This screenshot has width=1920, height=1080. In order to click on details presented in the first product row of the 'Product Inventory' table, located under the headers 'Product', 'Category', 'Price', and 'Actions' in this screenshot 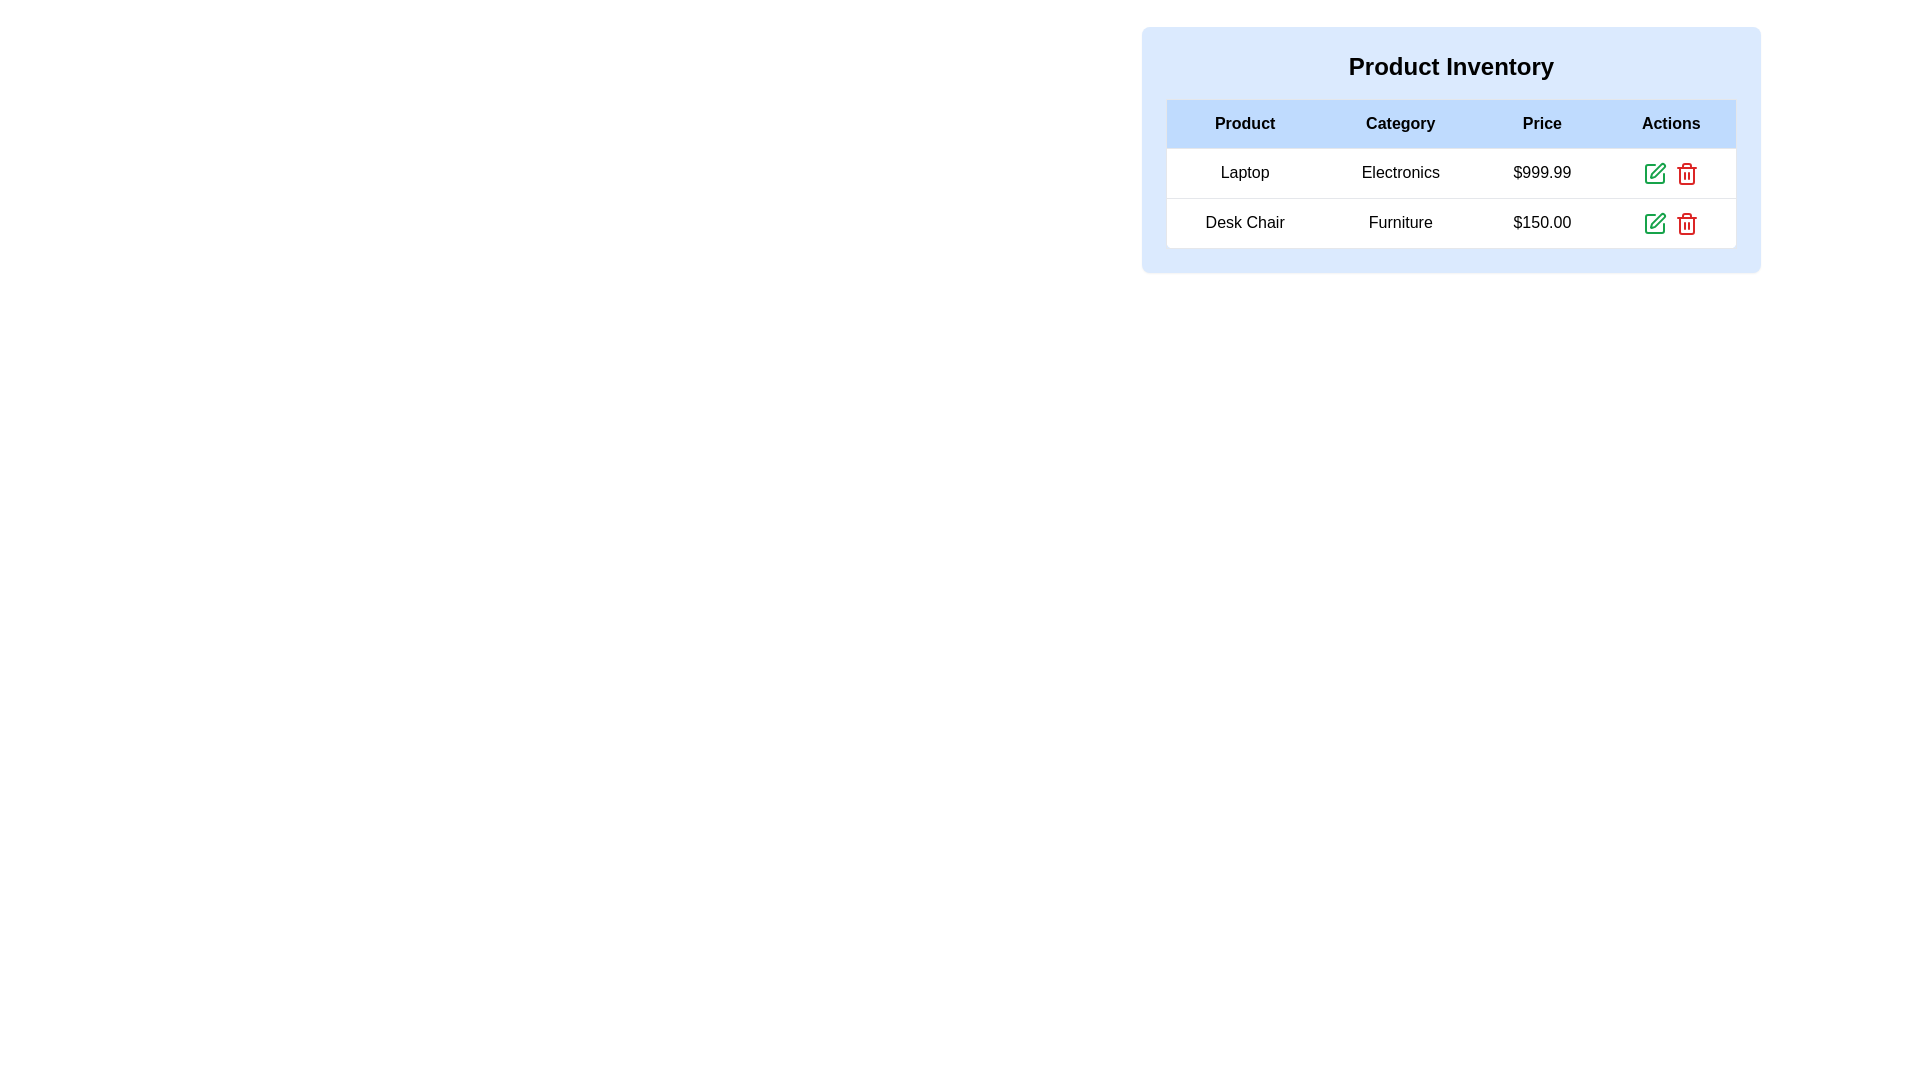, I will do `click(1451, 198)`.